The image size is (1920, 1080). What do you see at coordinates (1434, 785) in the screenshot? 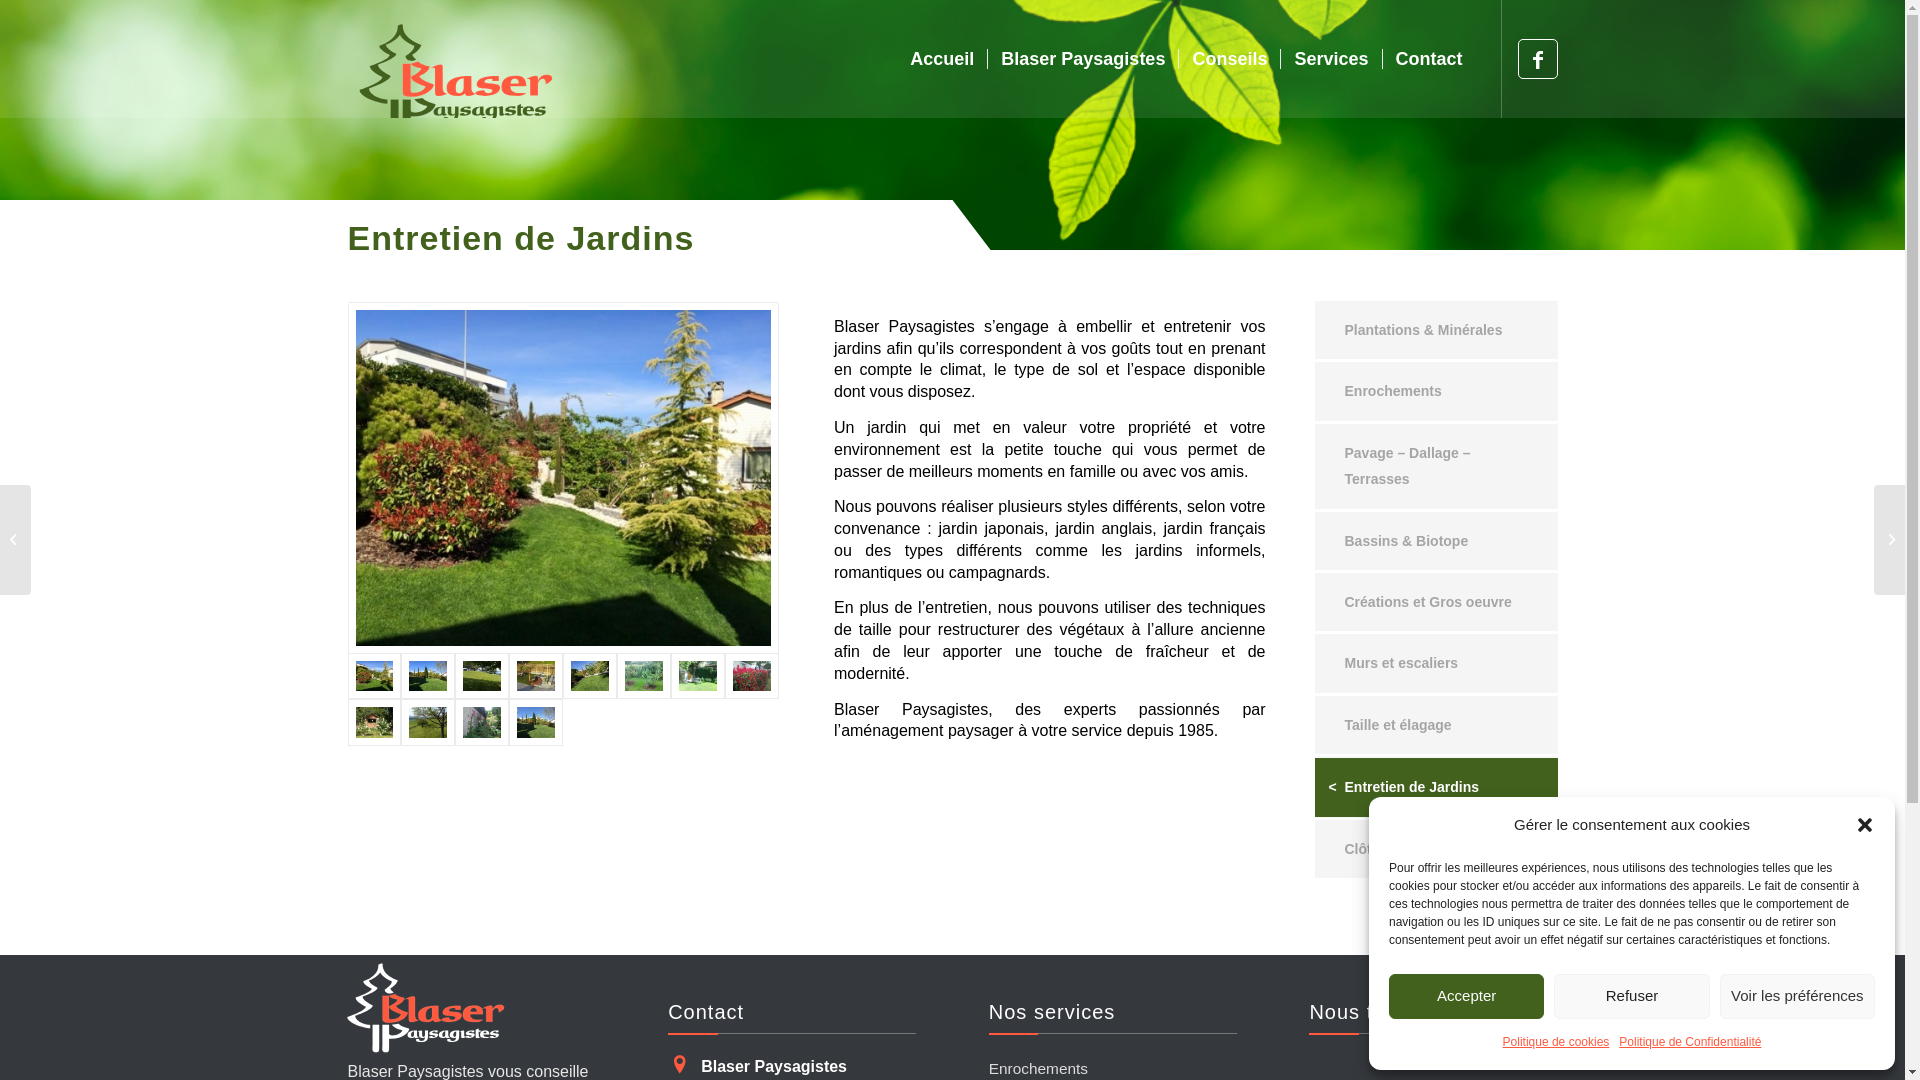
I see `'Entretien de Jardins'` at bounding box center [1434, 785].